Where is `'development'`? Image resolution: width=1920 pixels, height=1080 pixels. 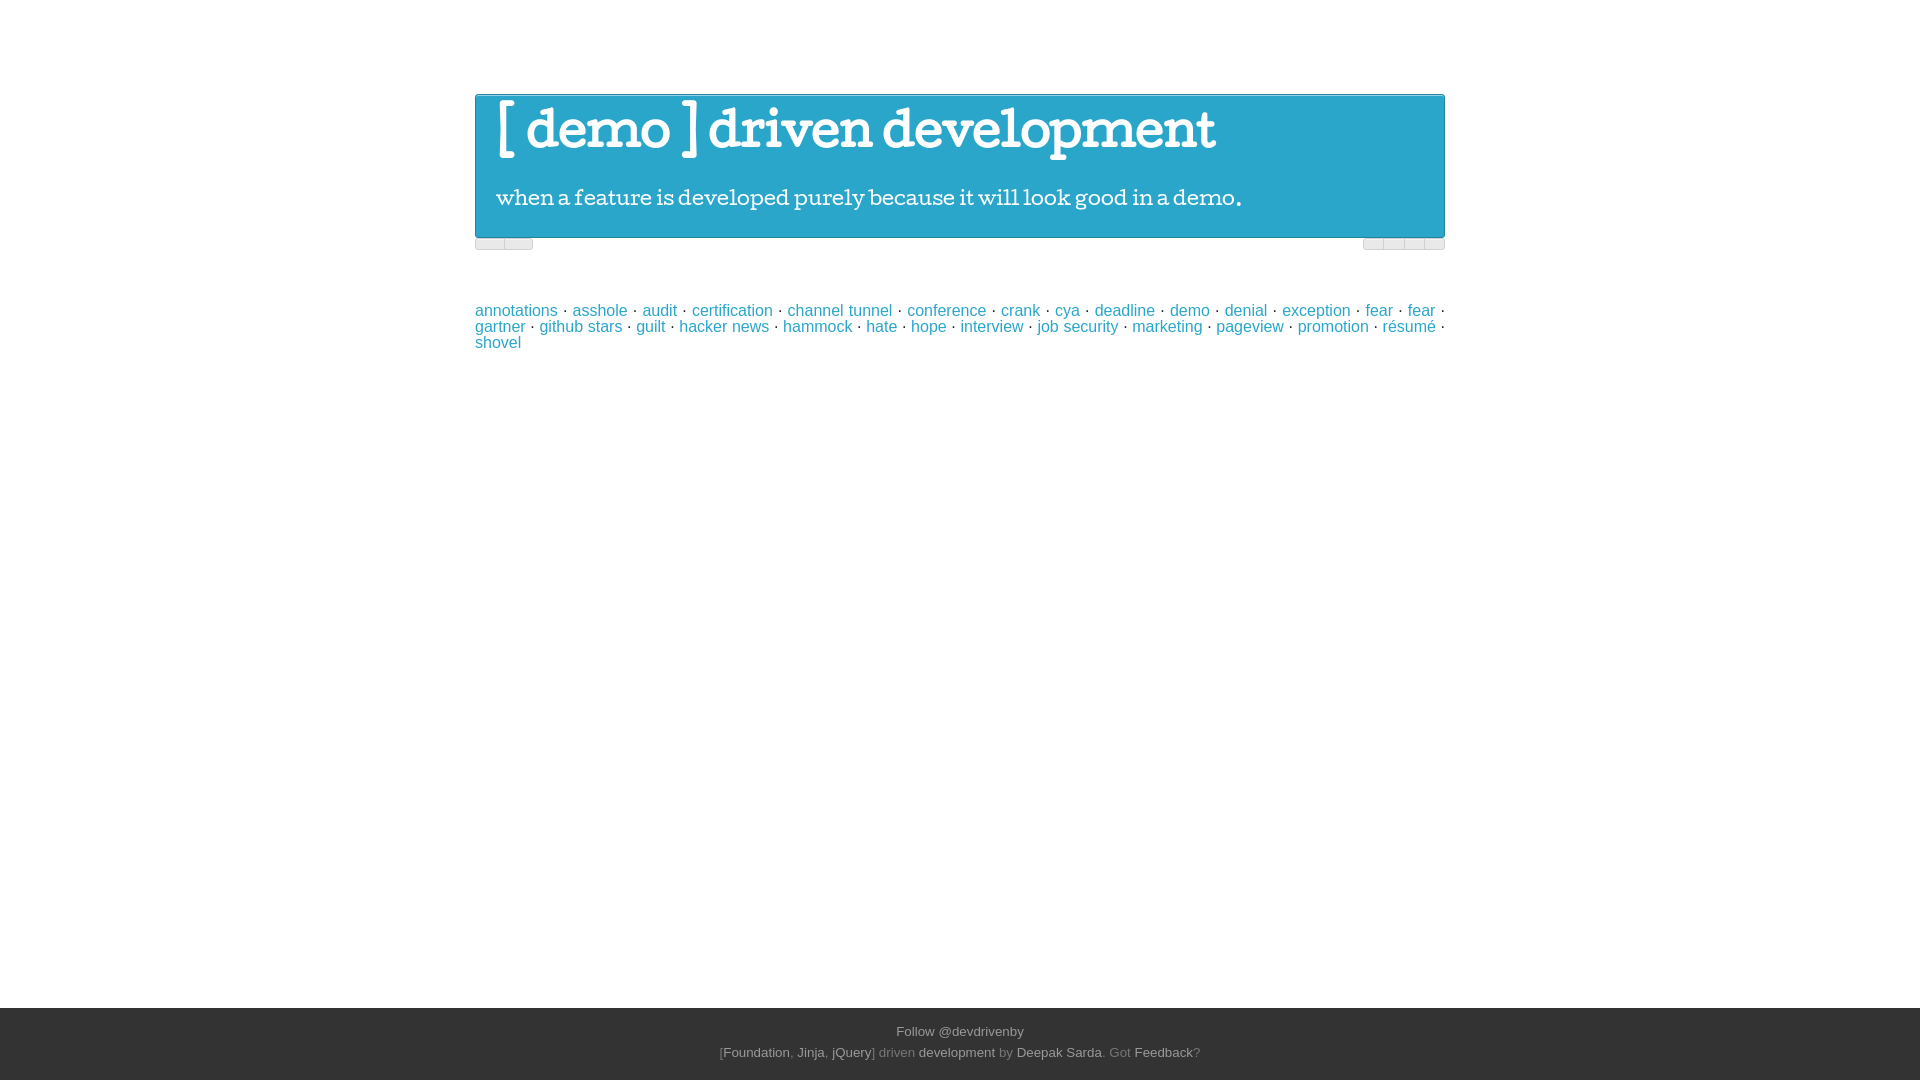
'development' is located at coordinates (955, 1051).